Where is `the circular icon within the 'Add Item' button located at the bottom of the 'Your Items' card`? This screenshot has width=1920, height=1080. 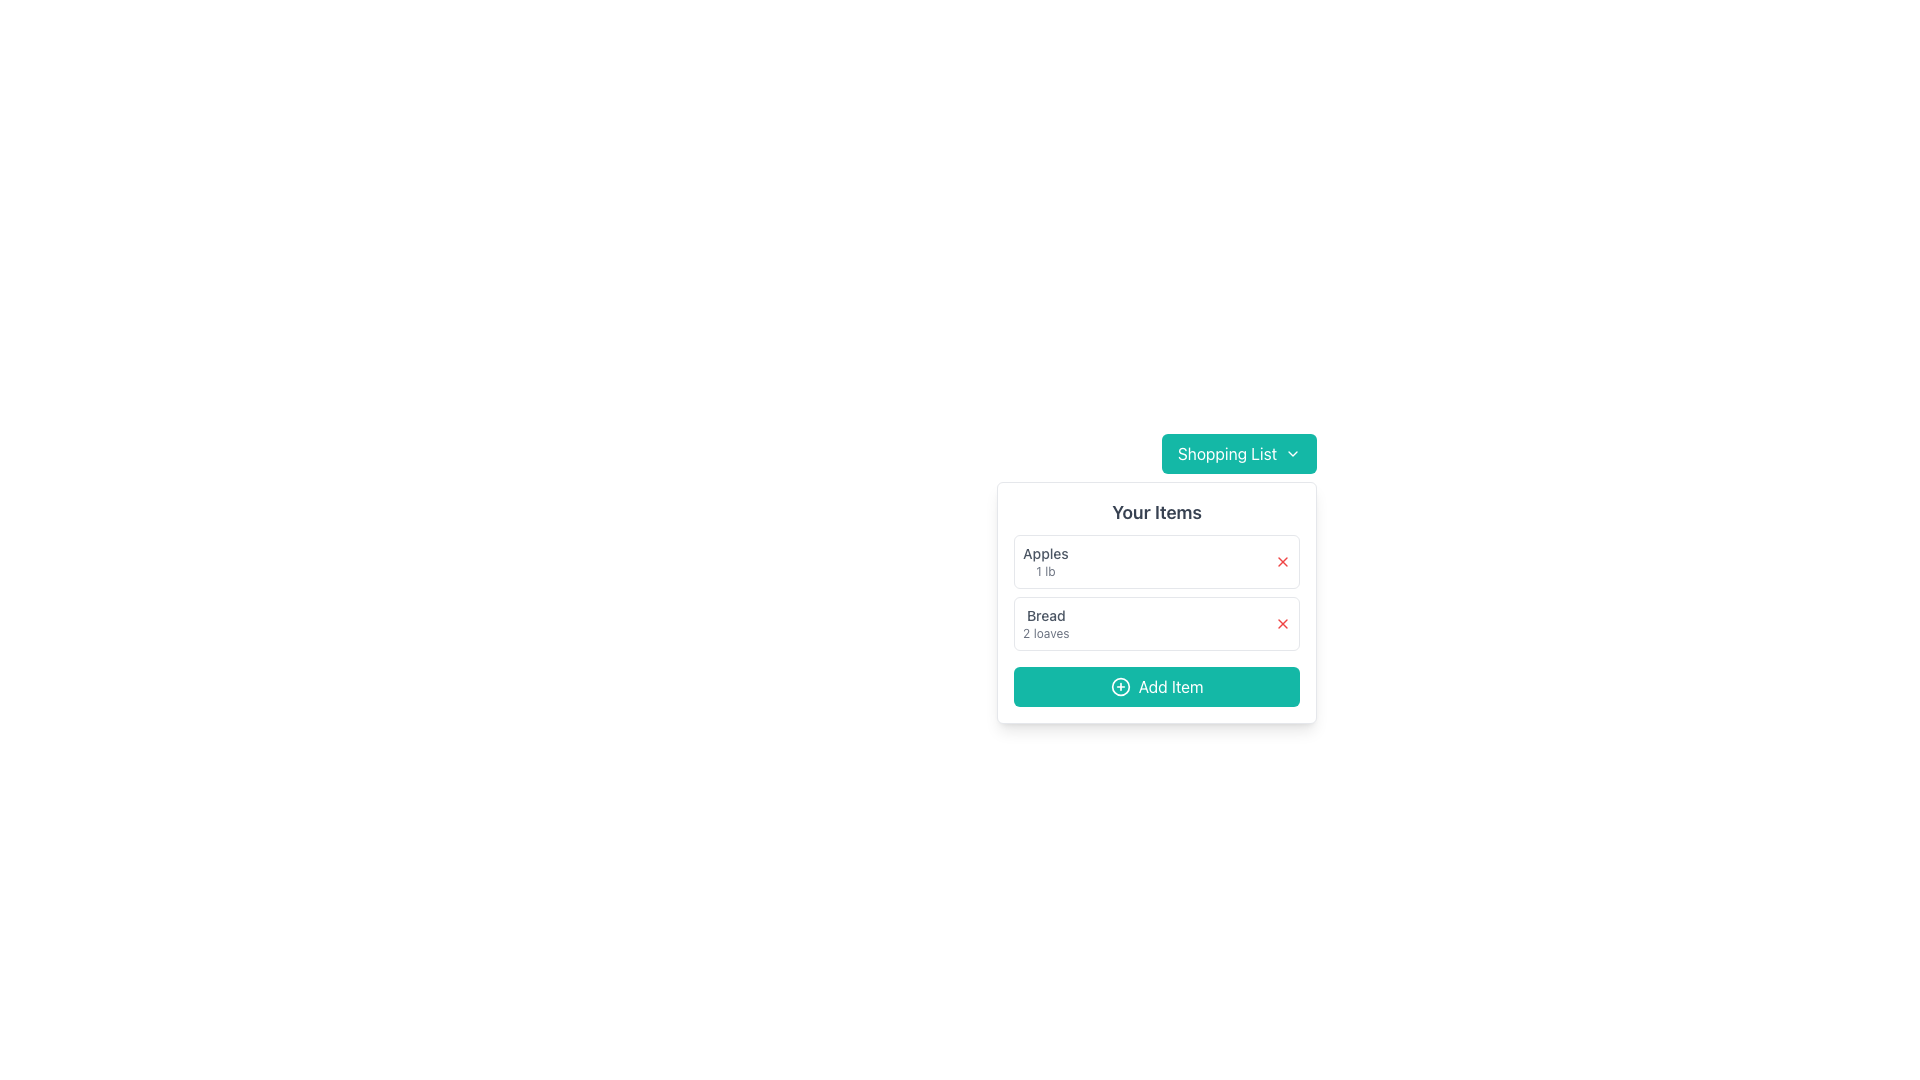 the circular icon within the 'Add Item' button located at the bottom of the 'Your Items' card is located at coordinates (1120, 685).